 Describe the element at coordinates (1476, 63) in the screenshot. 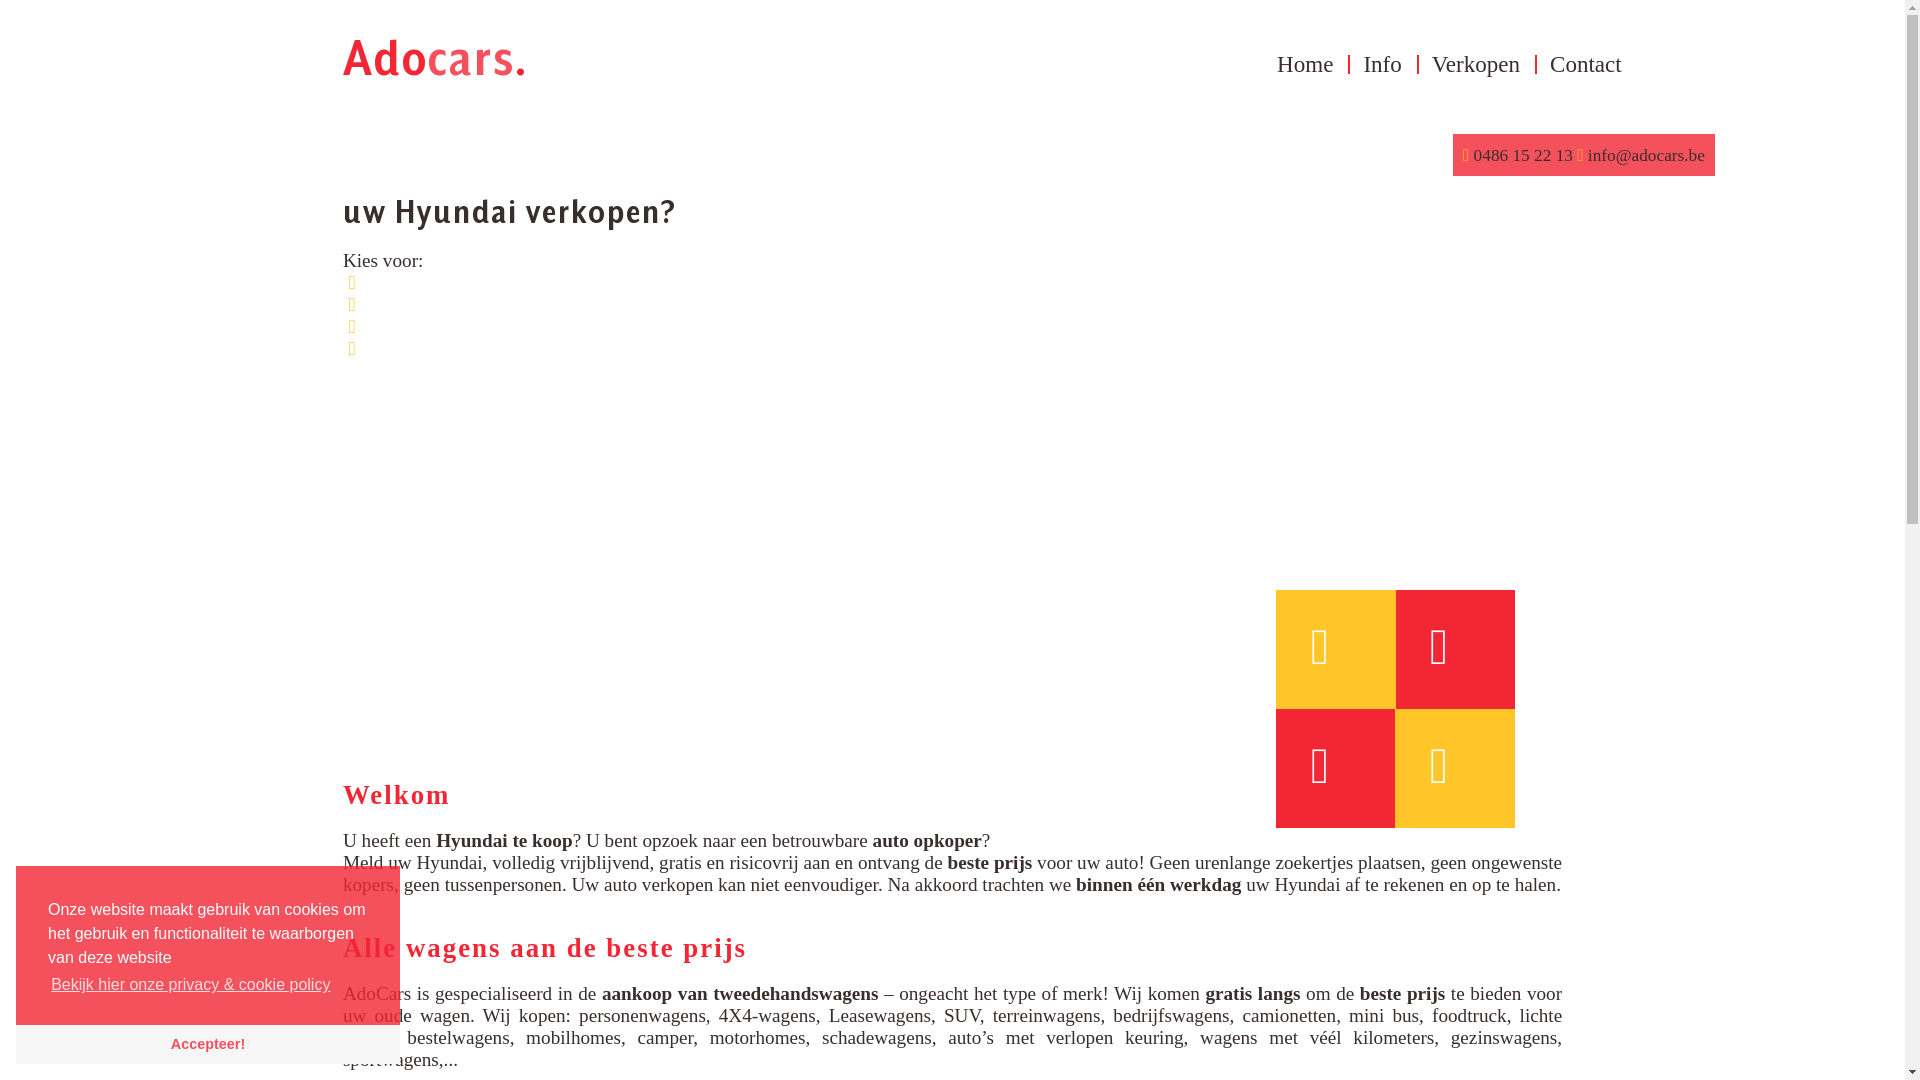

I see `'Verkopen'` at that location.